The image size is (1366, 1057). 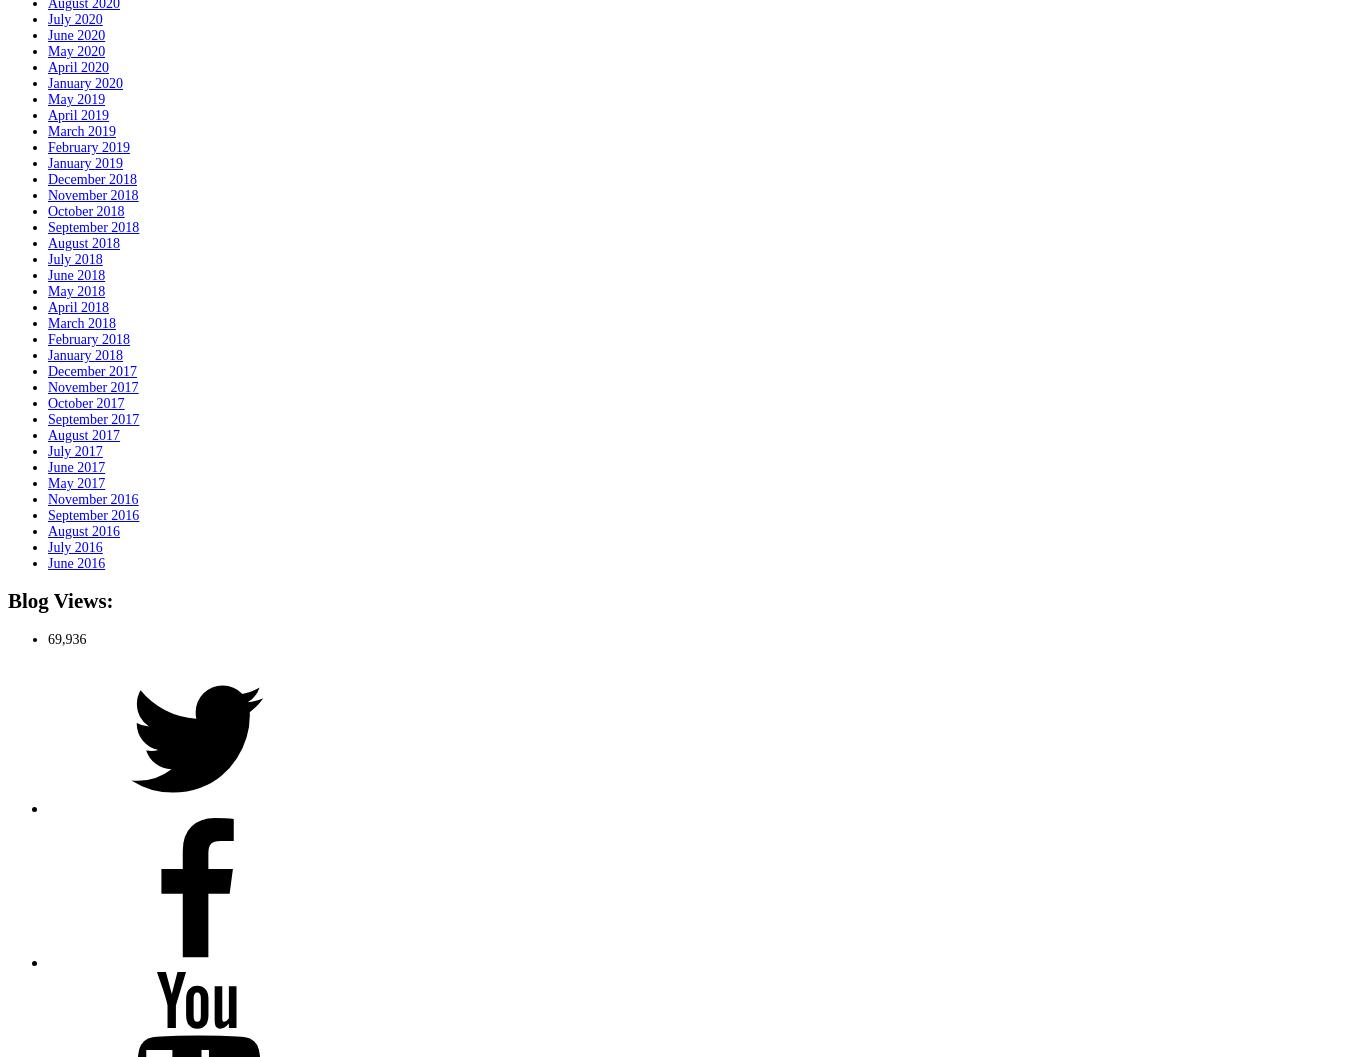 I want to click on 'May 2020', so click(x=76, y=50).